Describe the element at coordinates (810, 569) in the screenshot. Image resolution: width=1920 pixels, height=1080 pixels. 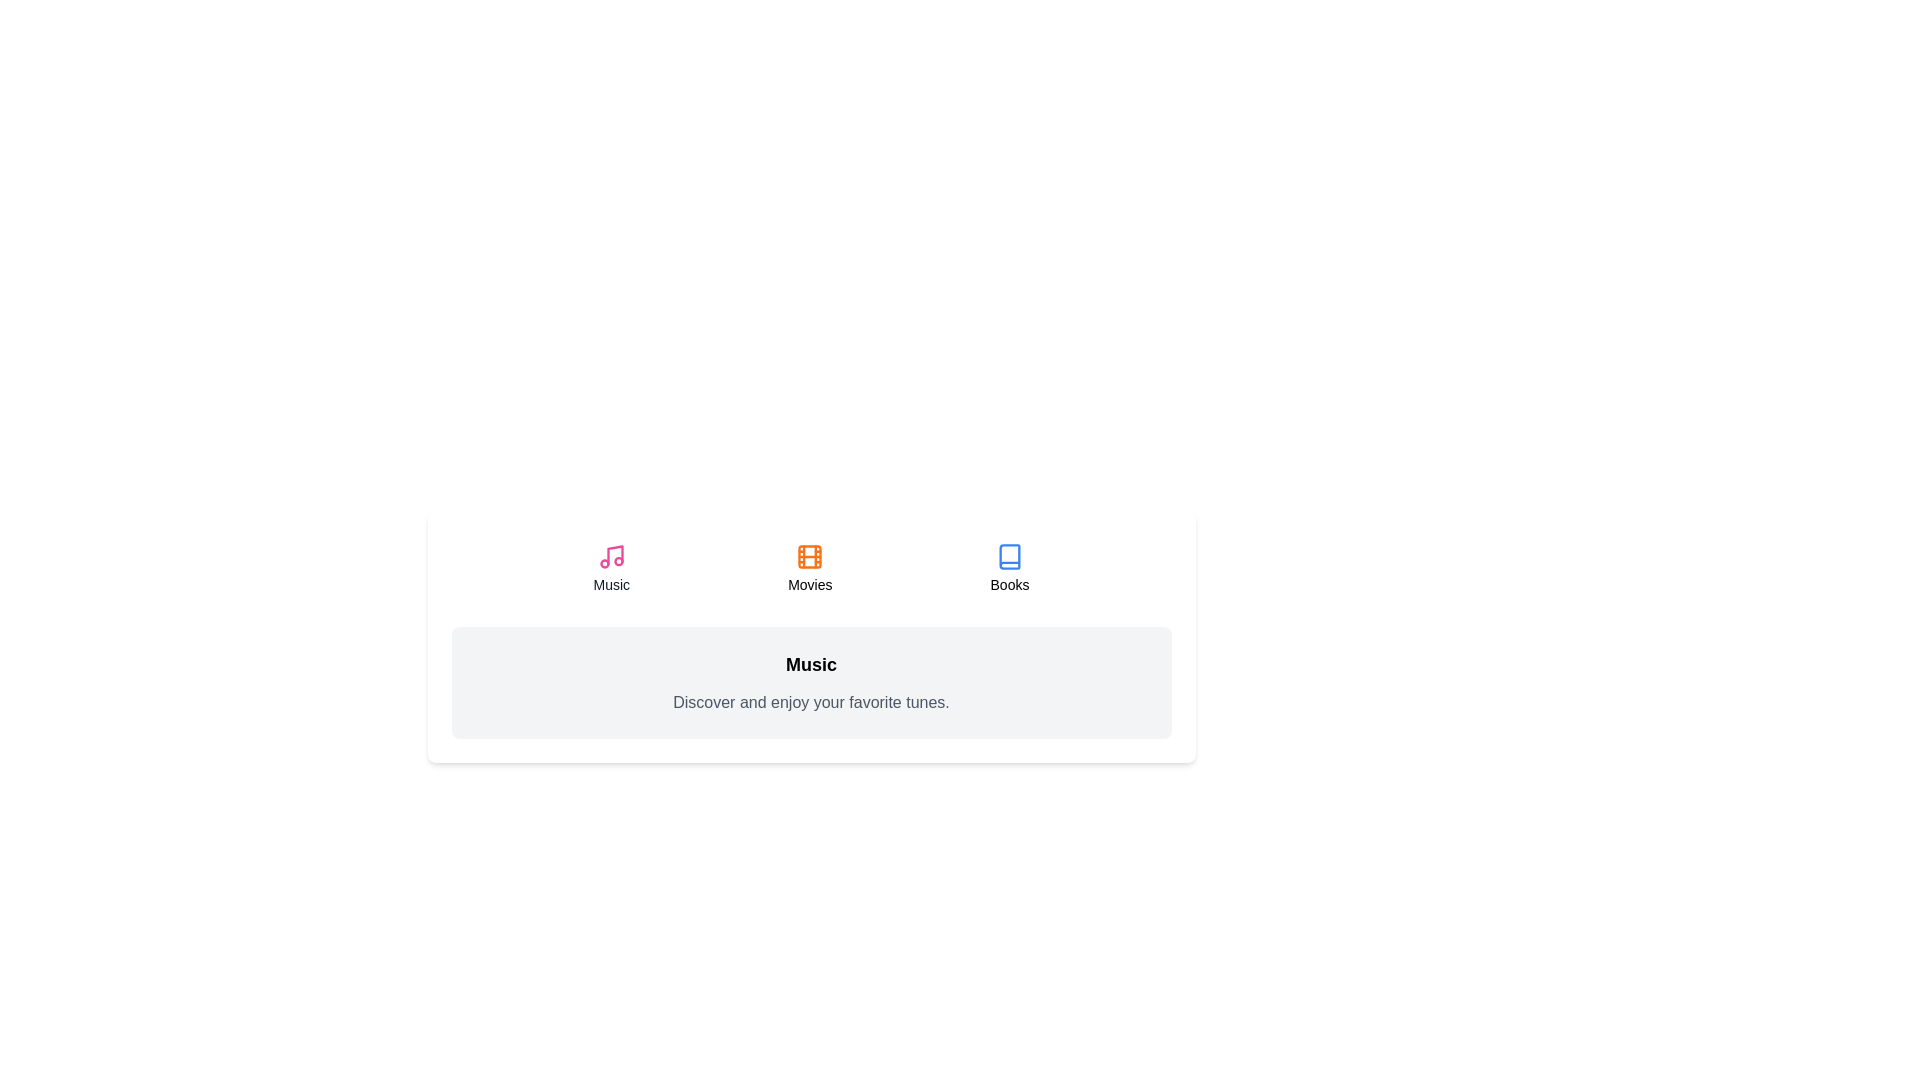
I see `the tab labeled 'Movies' to observe its hover effects` at that location.